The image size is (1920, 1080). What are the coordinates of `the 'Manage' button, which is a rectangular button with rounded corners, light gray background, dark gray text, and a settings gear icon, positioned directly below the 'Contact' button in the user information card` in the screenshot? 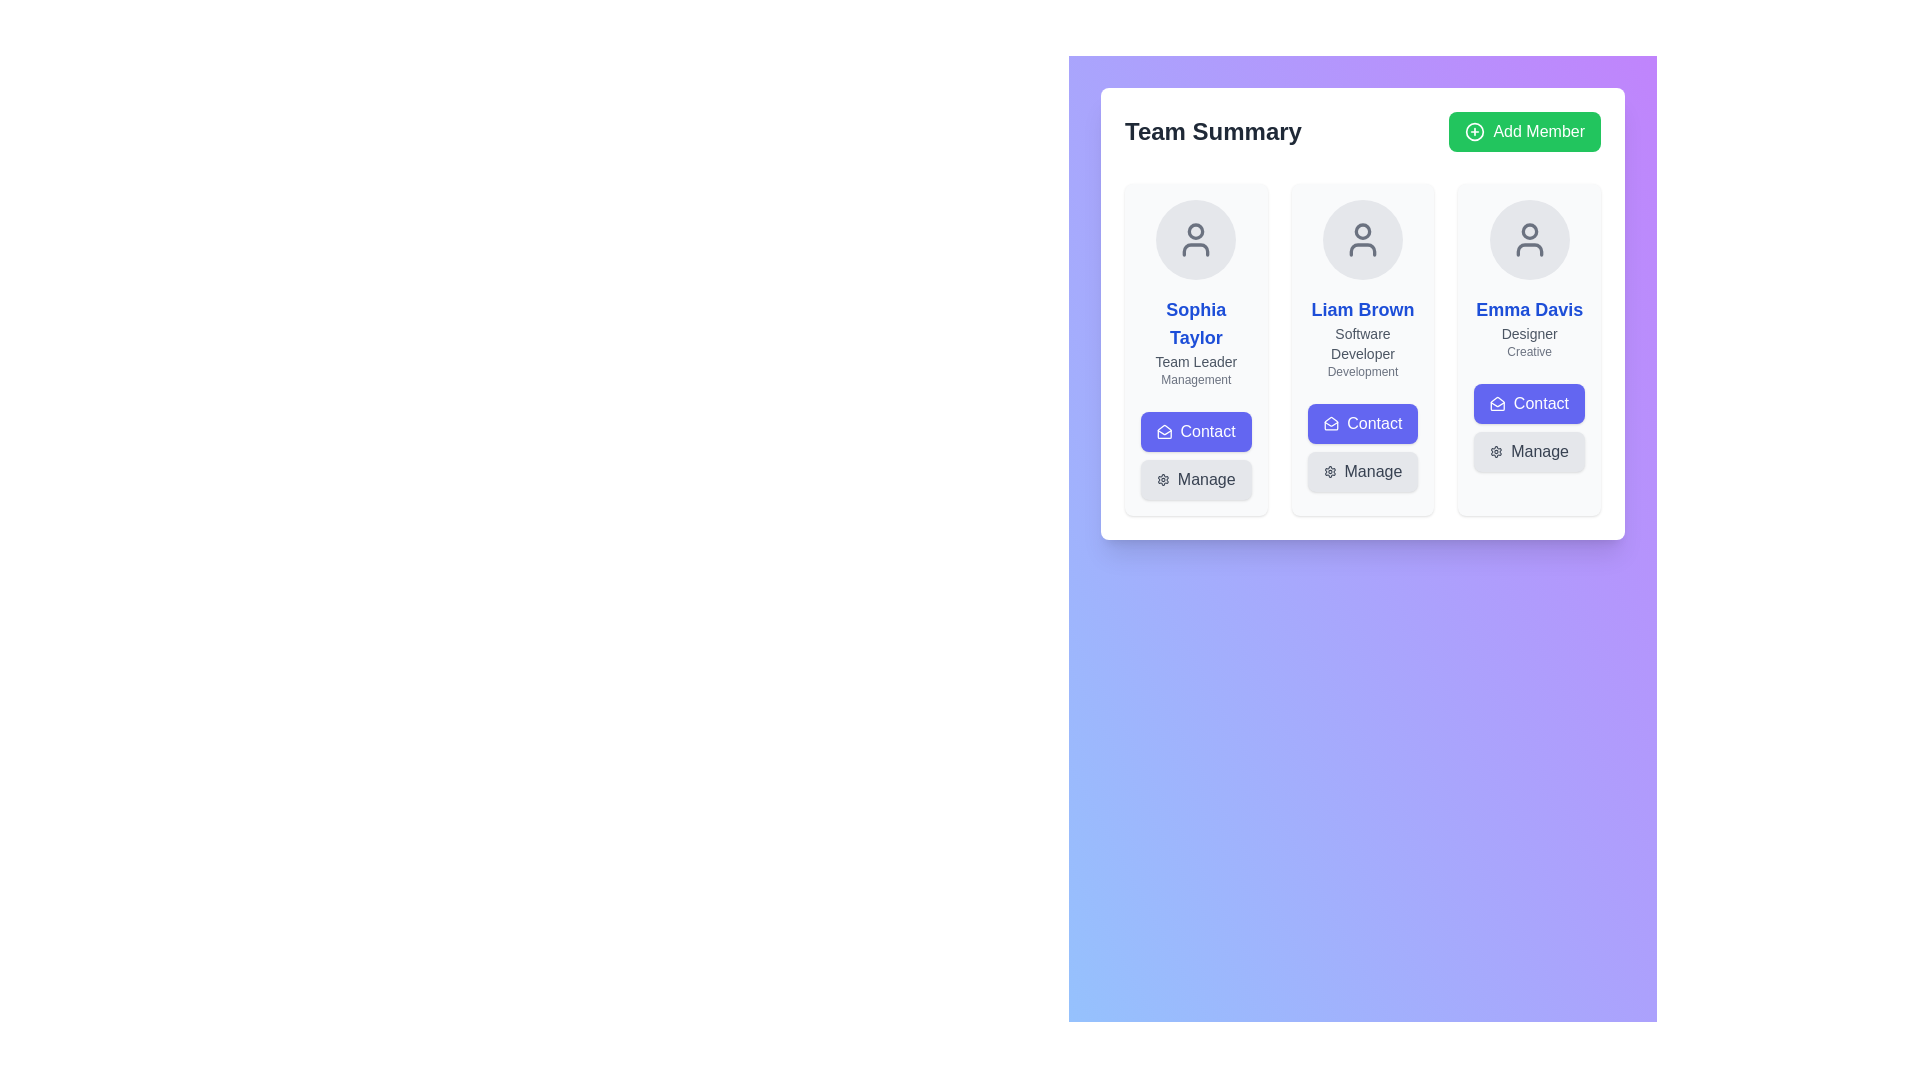 It's located at (1196, 479).